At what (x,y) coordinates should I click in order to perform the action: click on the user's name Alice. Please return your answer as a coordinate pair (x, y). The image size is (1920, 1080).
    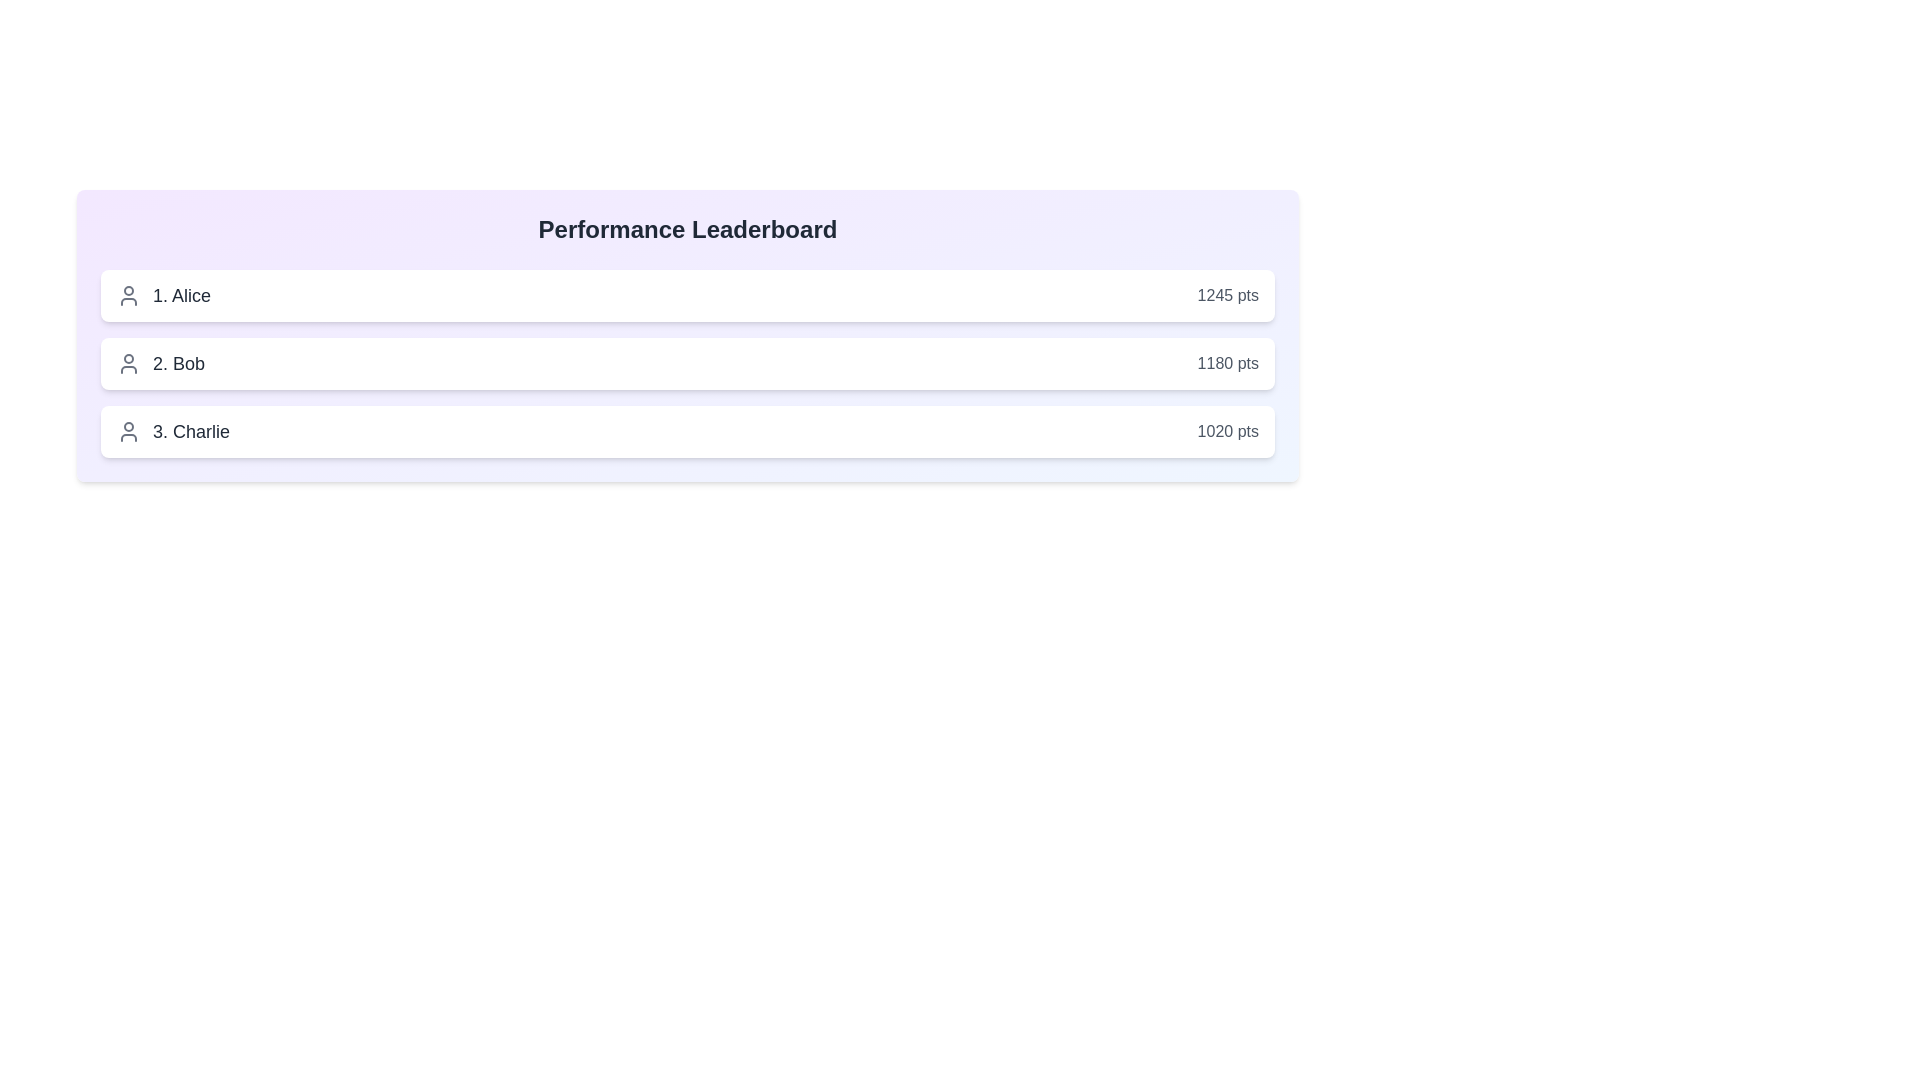
    Looking at the image, I should click on (163, 296).